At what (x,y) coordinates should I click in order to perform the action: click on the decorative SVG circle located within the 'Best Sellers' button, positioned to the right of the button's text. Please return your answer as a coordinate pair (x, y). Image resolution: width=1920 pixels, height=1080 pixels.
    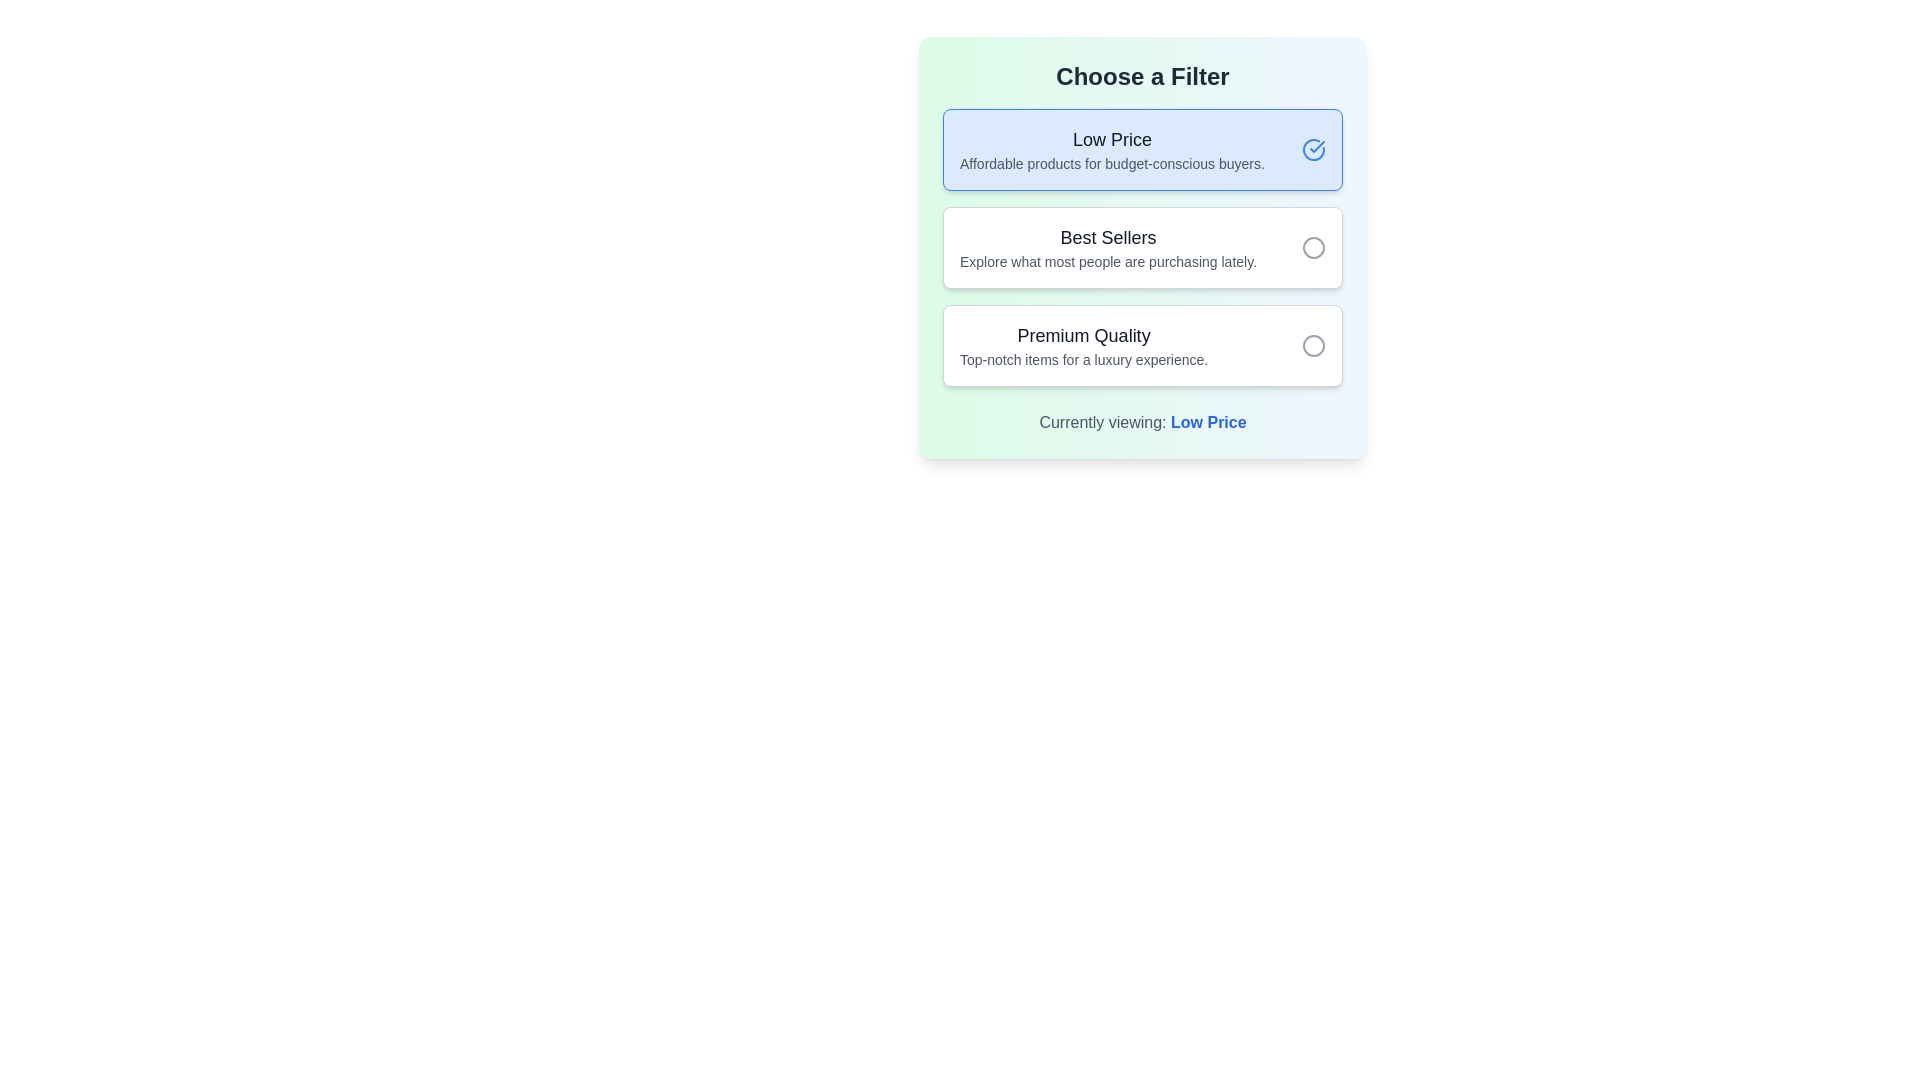
    Looking at the image, I should click on (1314, 246).